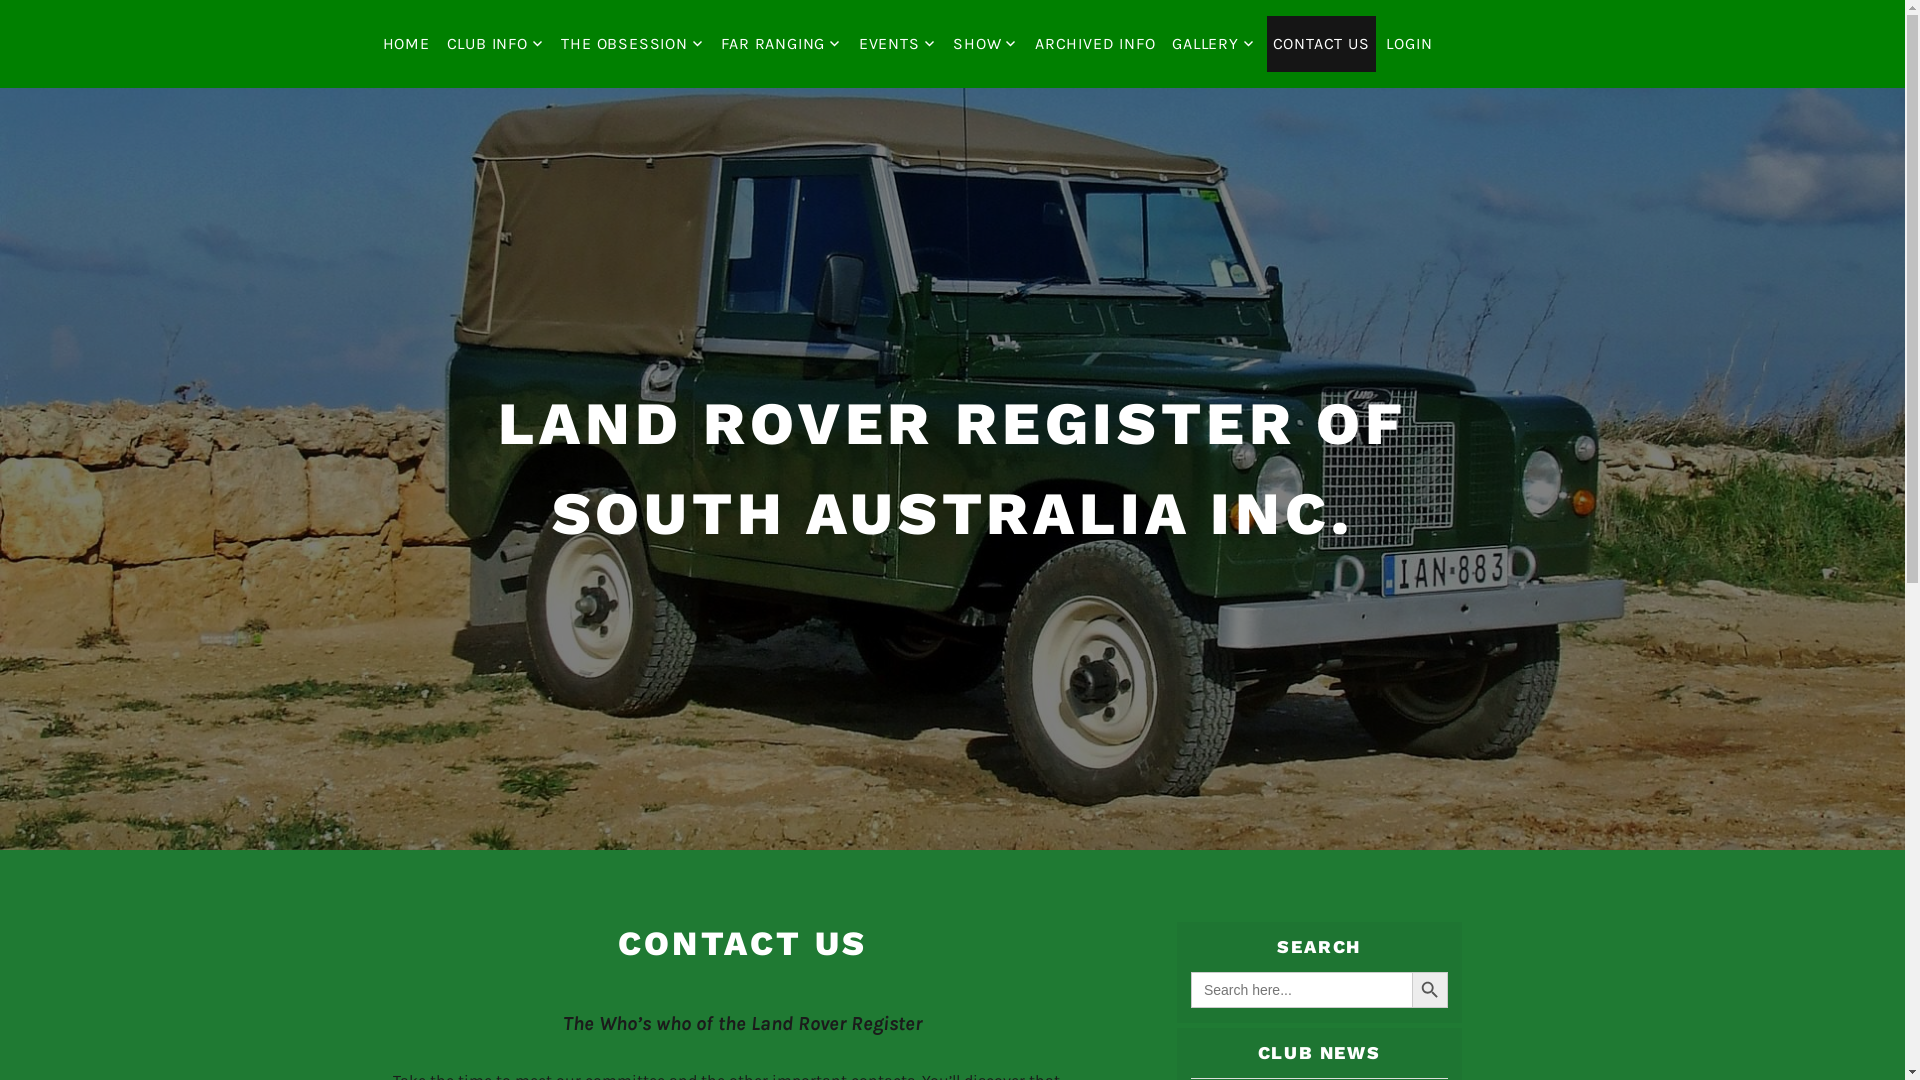 The width and height of the screenshot is (1920, 1080). I want to click on 'GALLERY', so click(1212, 43).